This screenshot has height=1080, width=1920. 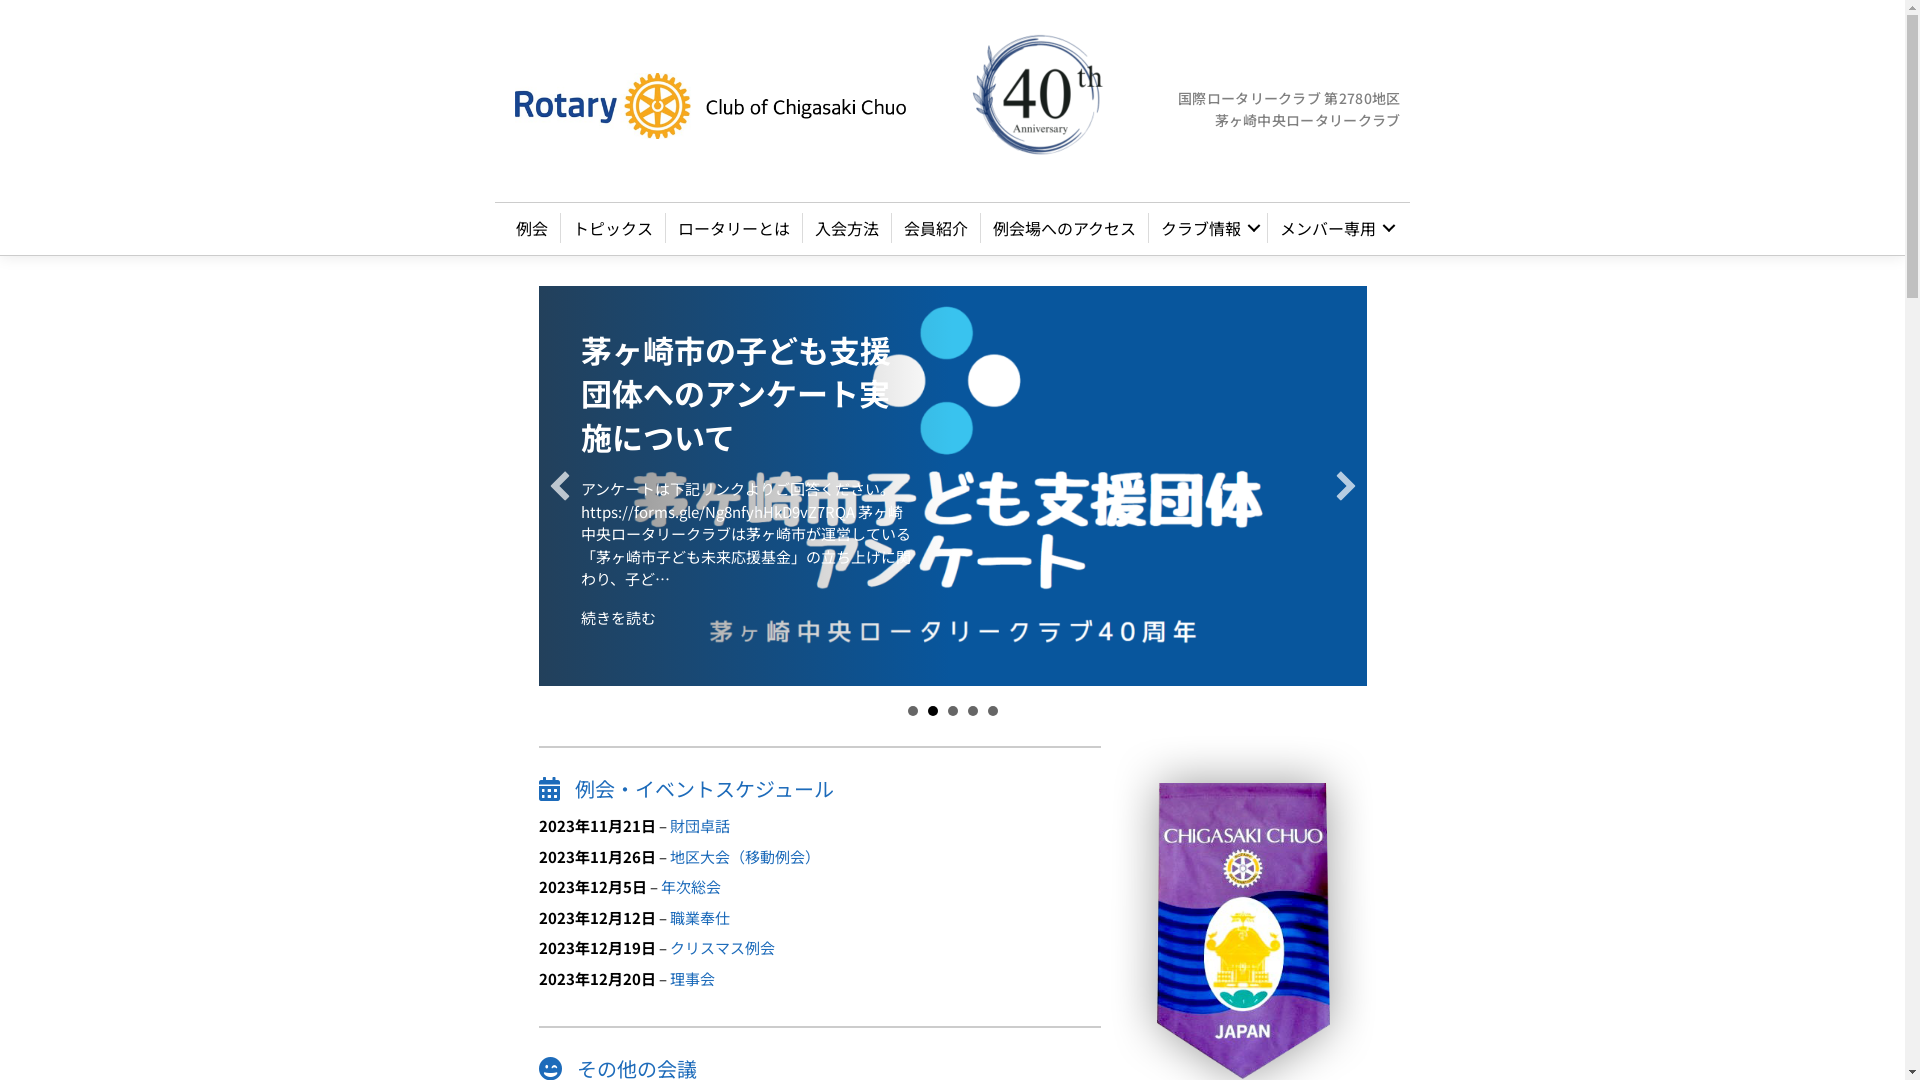 What do you see at coordinates (973, 709) in the screenshot?
I see `'4'` at bounding box center [973, 709].